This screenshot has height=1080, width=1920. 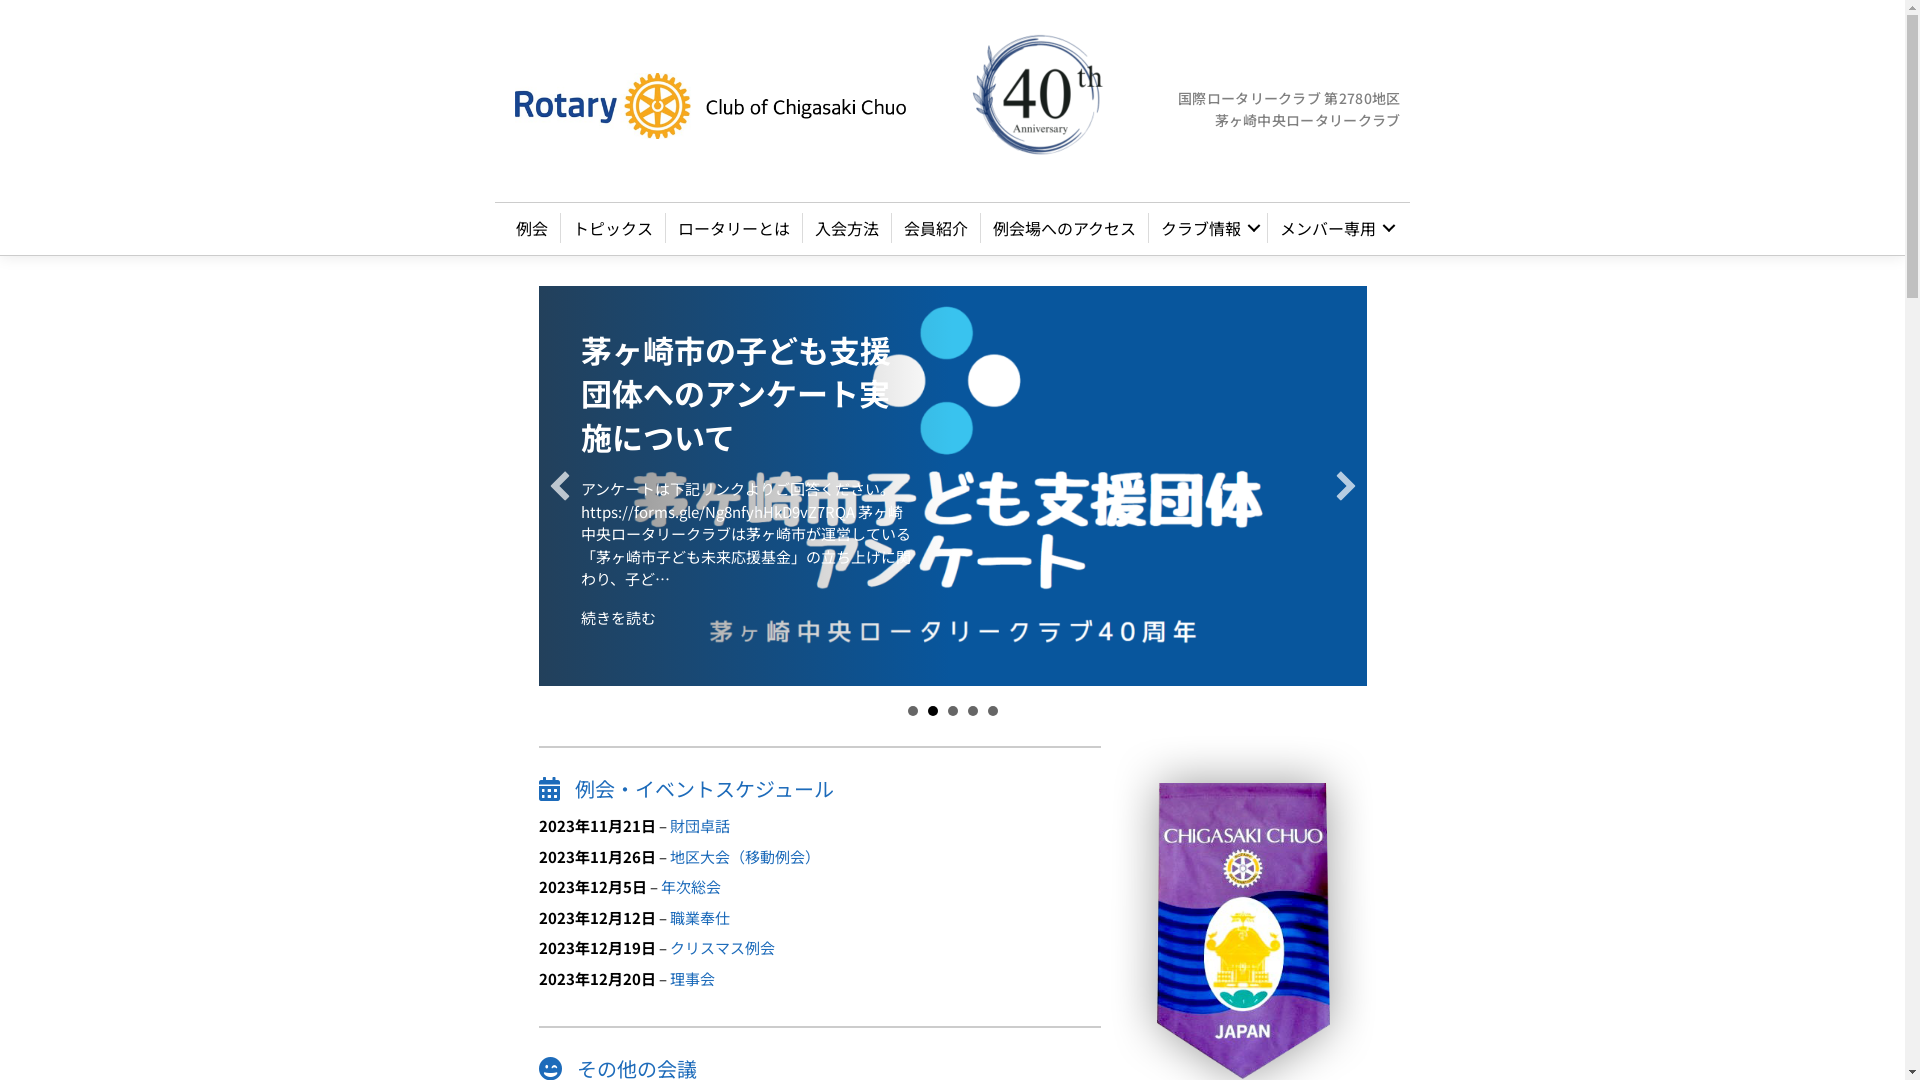 What do you see at coordinates (973, 709) in the screenshot?
I see `'4'` at bounding box center [973, 709].